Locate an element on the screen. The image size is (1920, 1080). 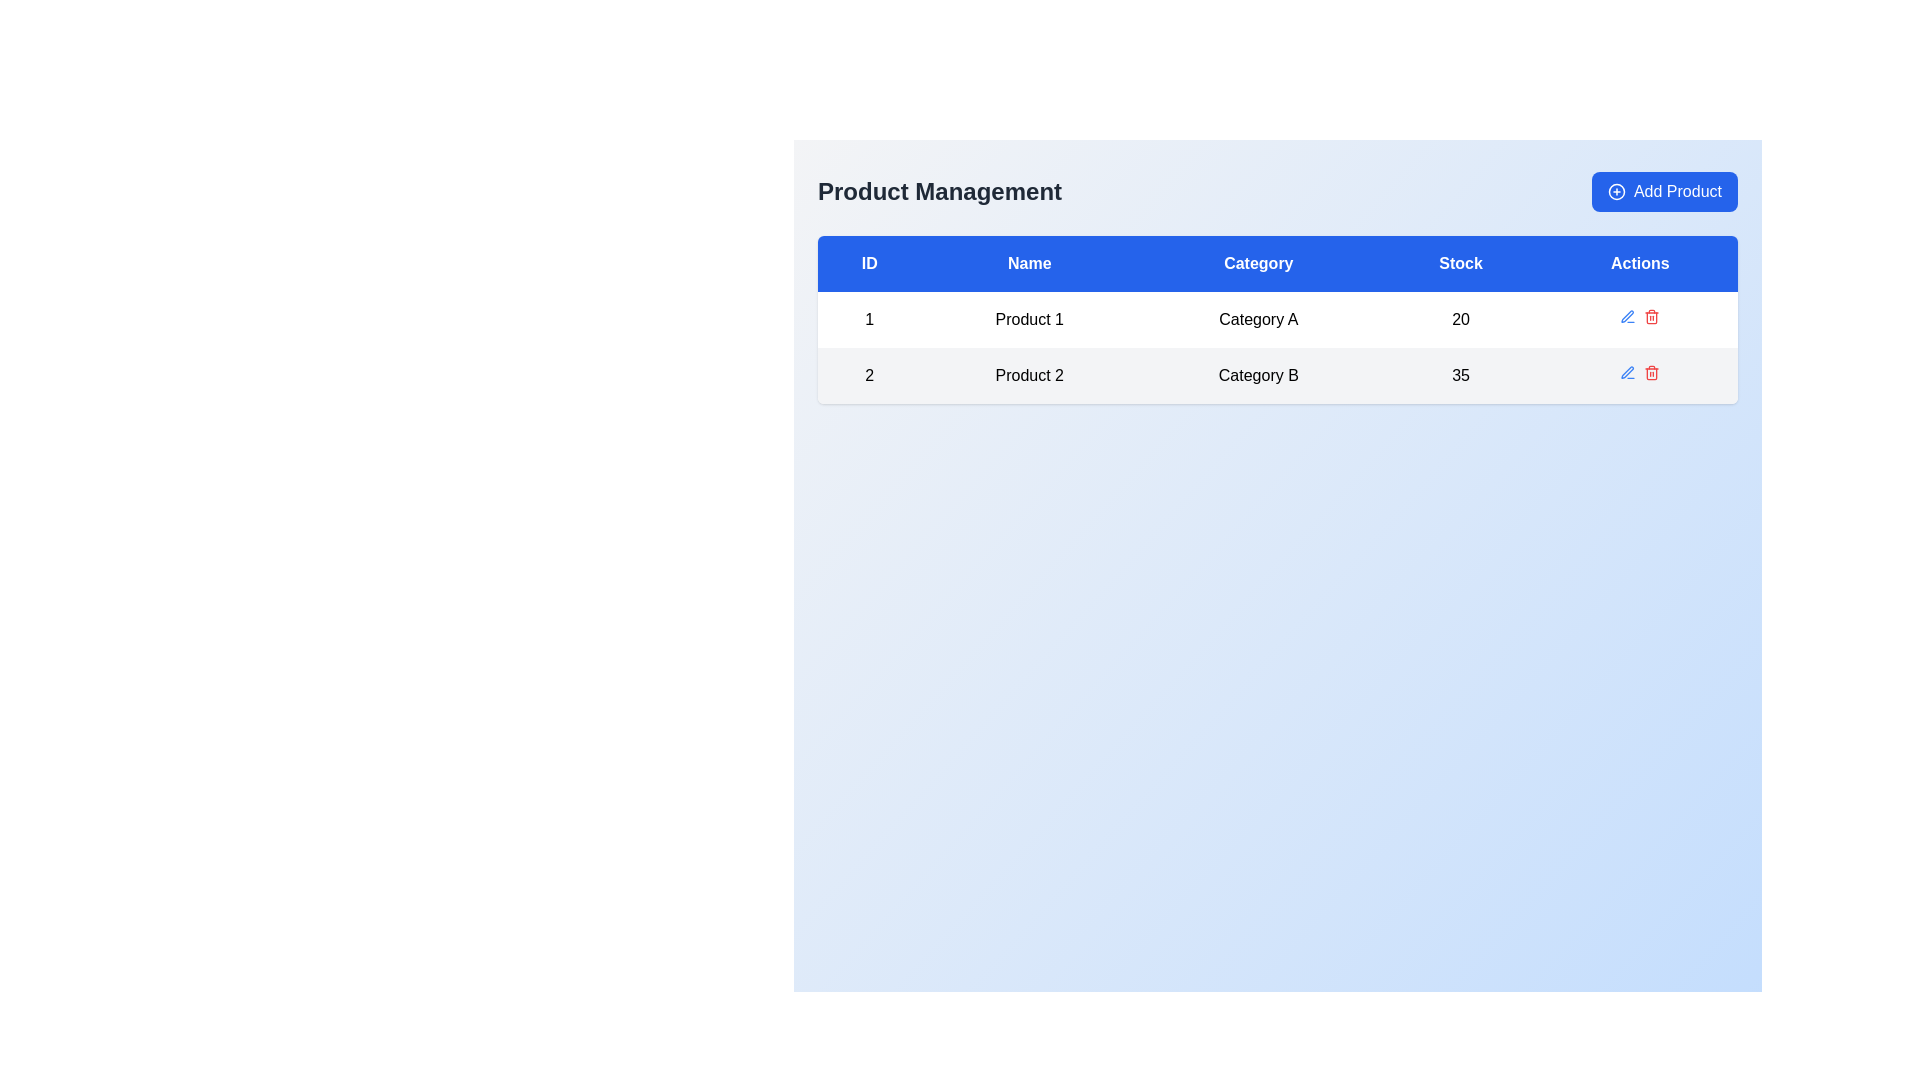
the text label displaying 'Category A' in black font, which is located in the third column and first row of the table is located at coordinates (1257, 319).